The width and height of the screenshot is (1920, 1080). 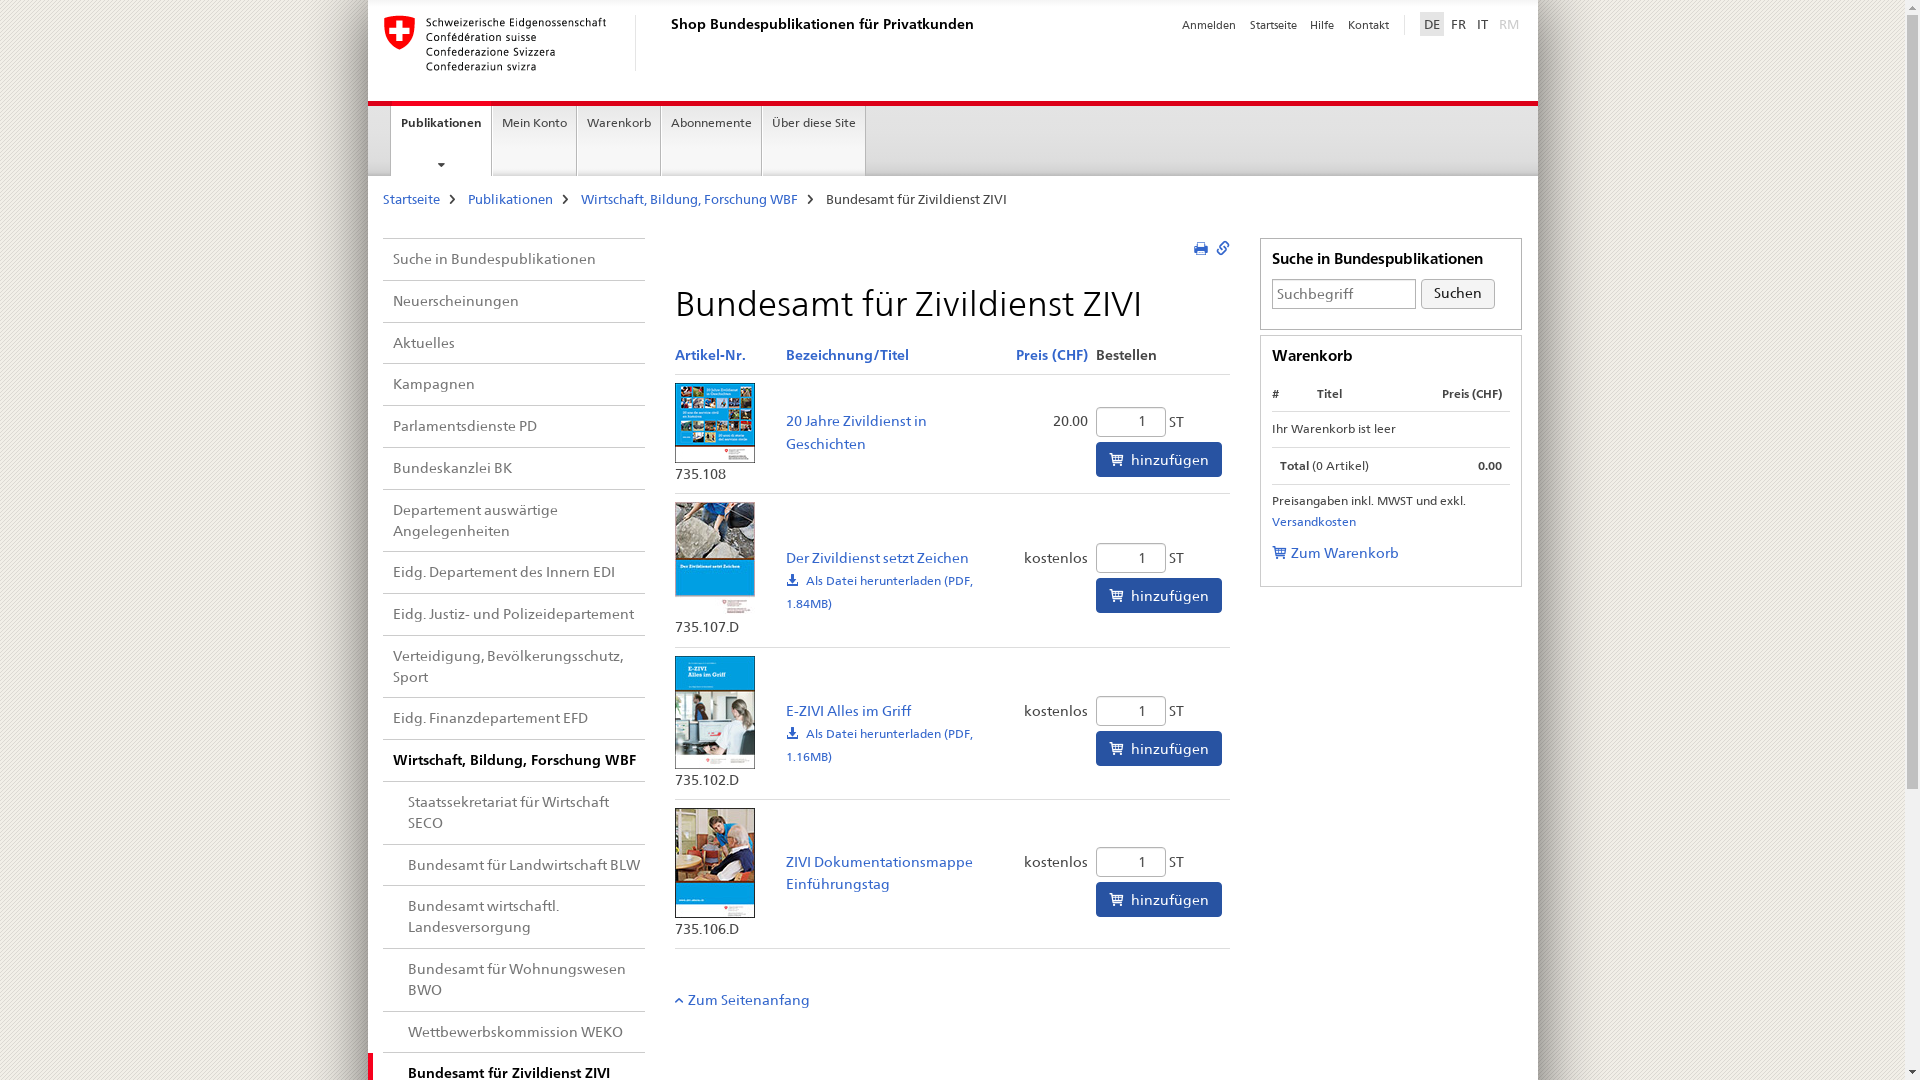 What do you see at coordinates (1367, 24) in the screenshot?
I see `'Kontakt'` at bounding box center [1367, 24].